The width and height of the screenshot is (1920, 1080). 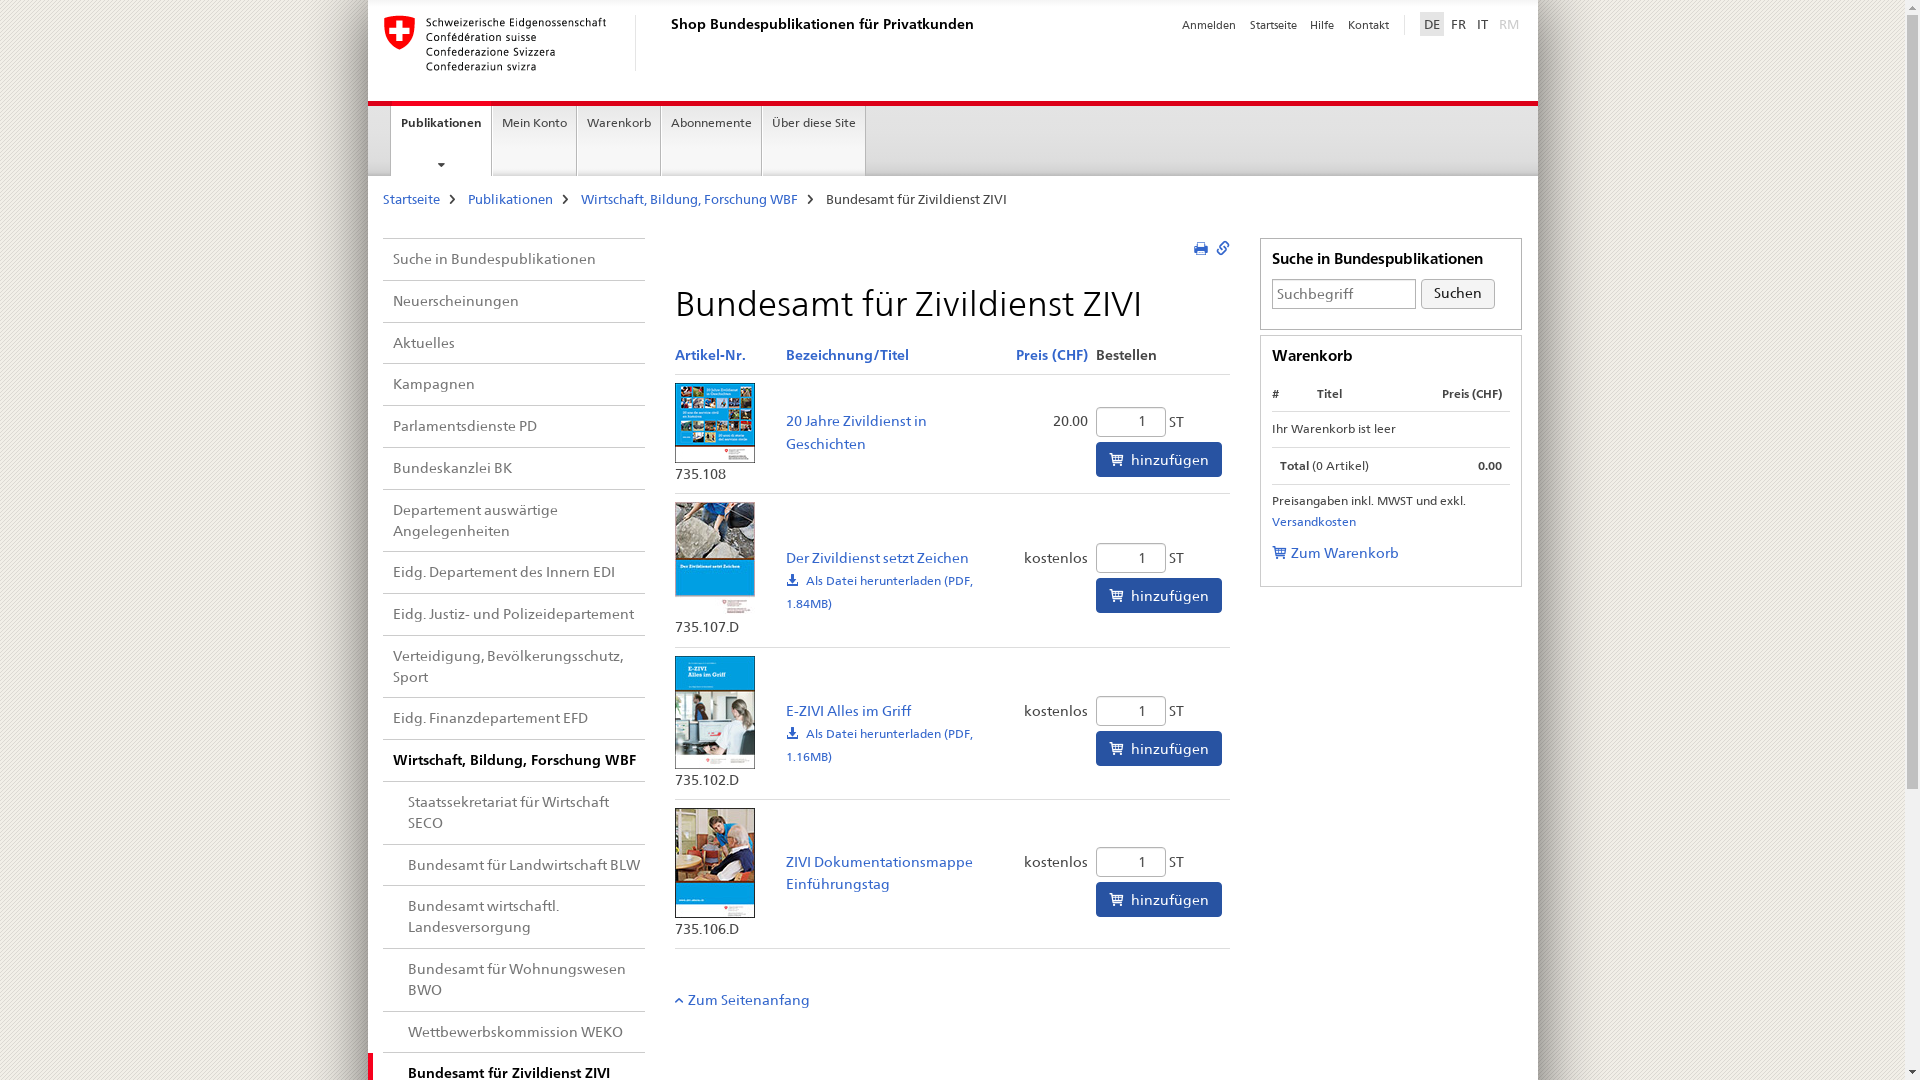 What do you see at coordinates (1367, 24) in the screenshot?
I see `'Kontakt'` at bounding box center [1367, 24].